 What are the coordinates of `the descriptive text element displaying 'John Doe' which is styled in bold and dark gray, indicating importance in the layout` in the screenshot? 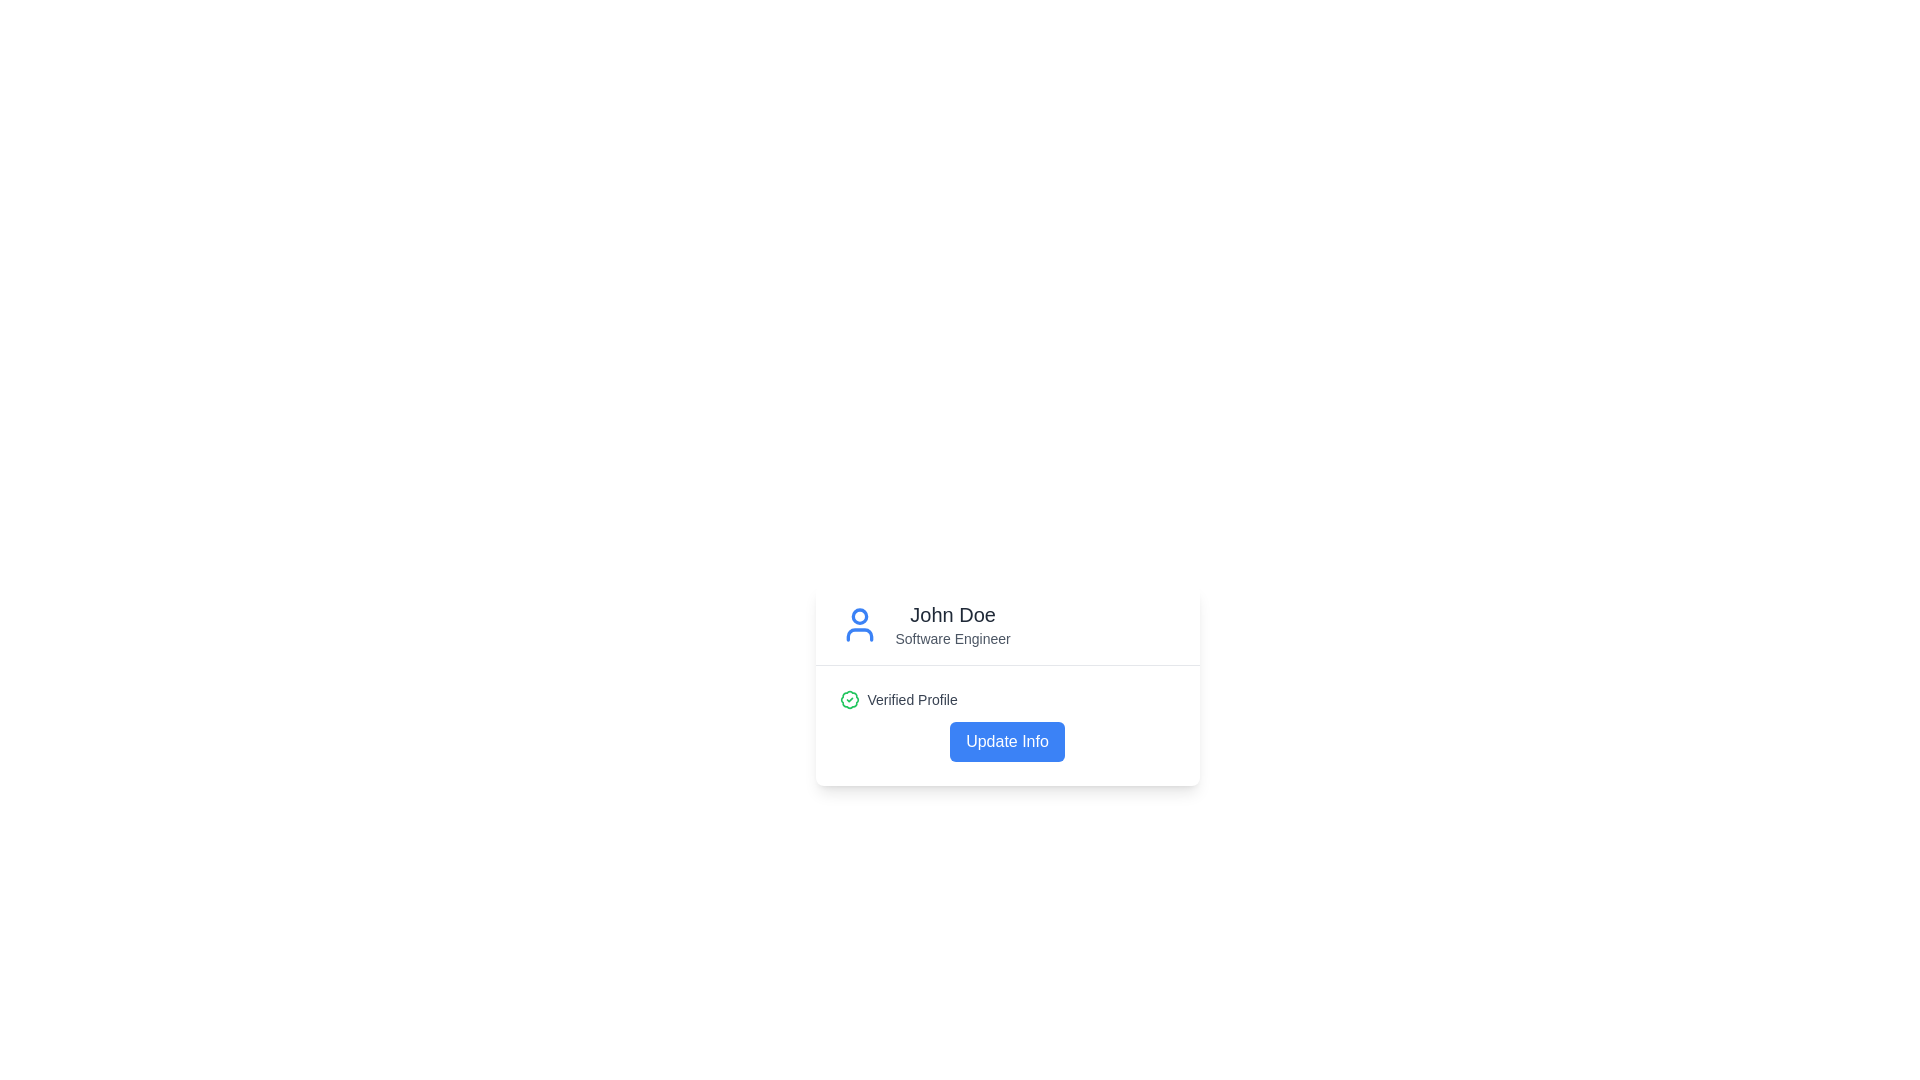 It's located at (952, 613).